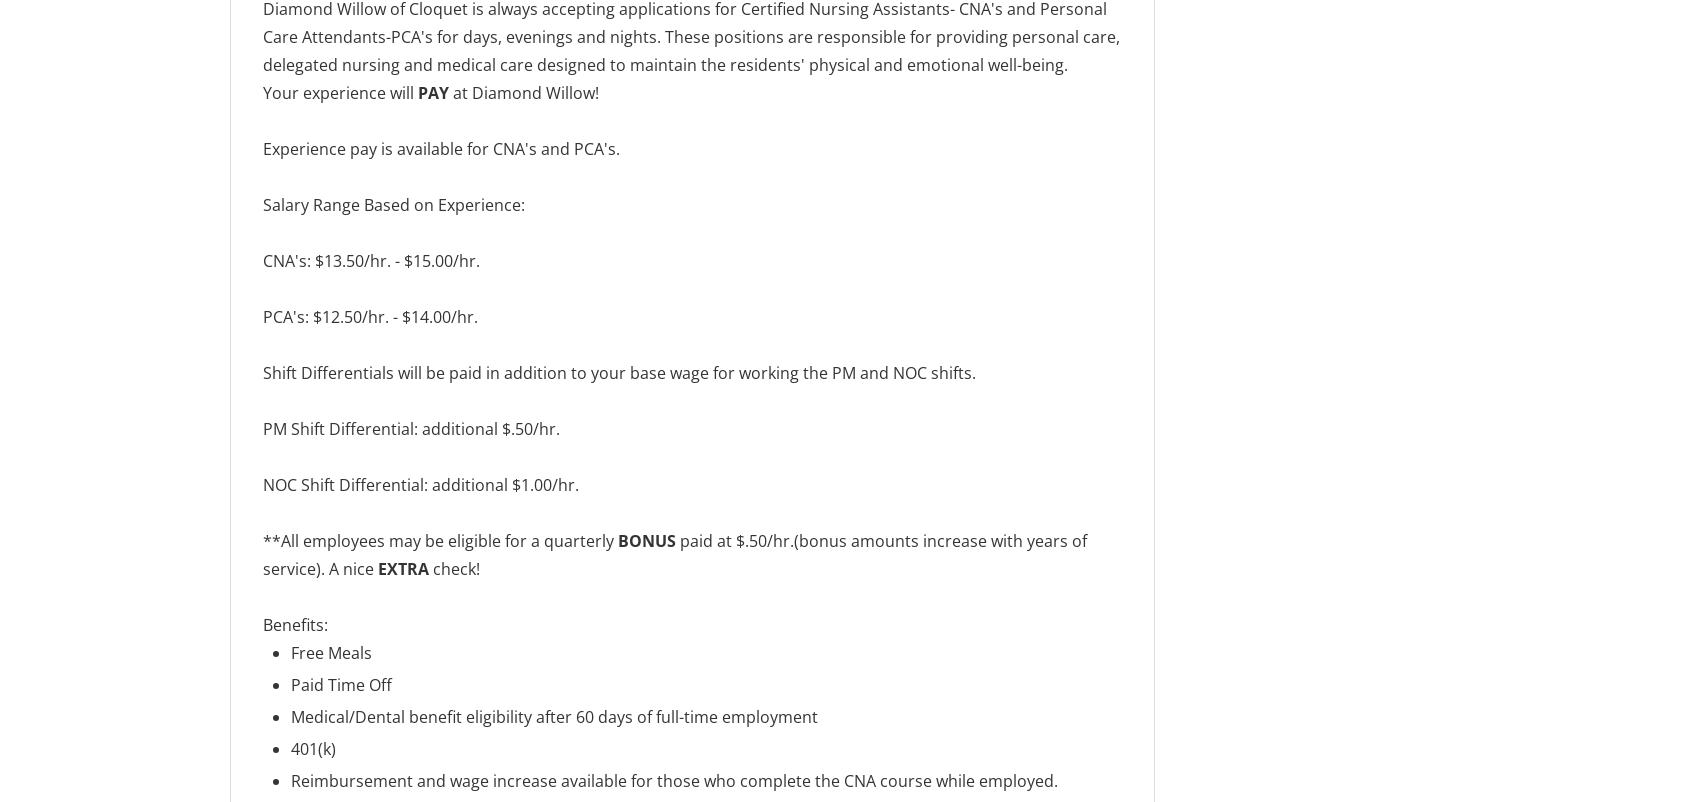  I want to click on 'PCA's: $12.50/hr. - $14.00/hr.', so click(369, 316).